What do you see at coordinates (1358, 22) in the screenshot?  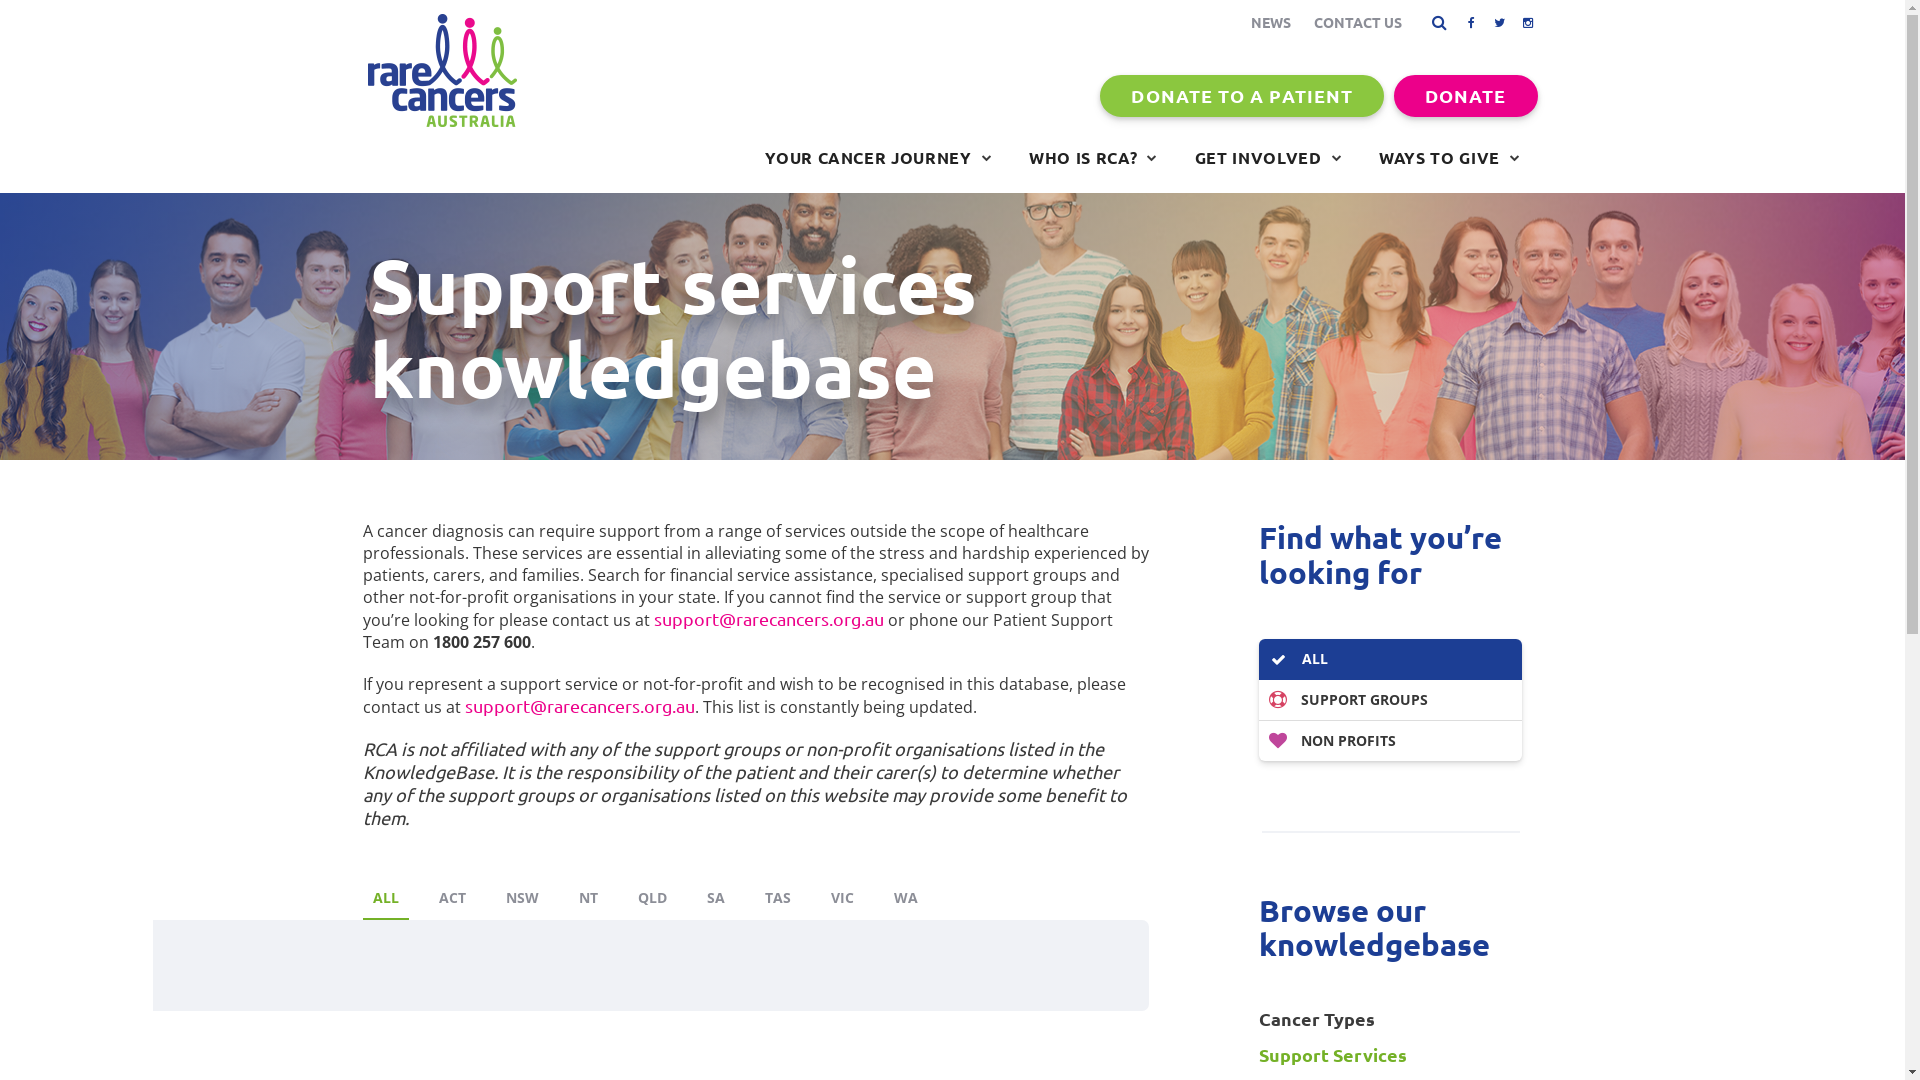 I see `'CONTACT US'` at bounding box center [1358, 22].